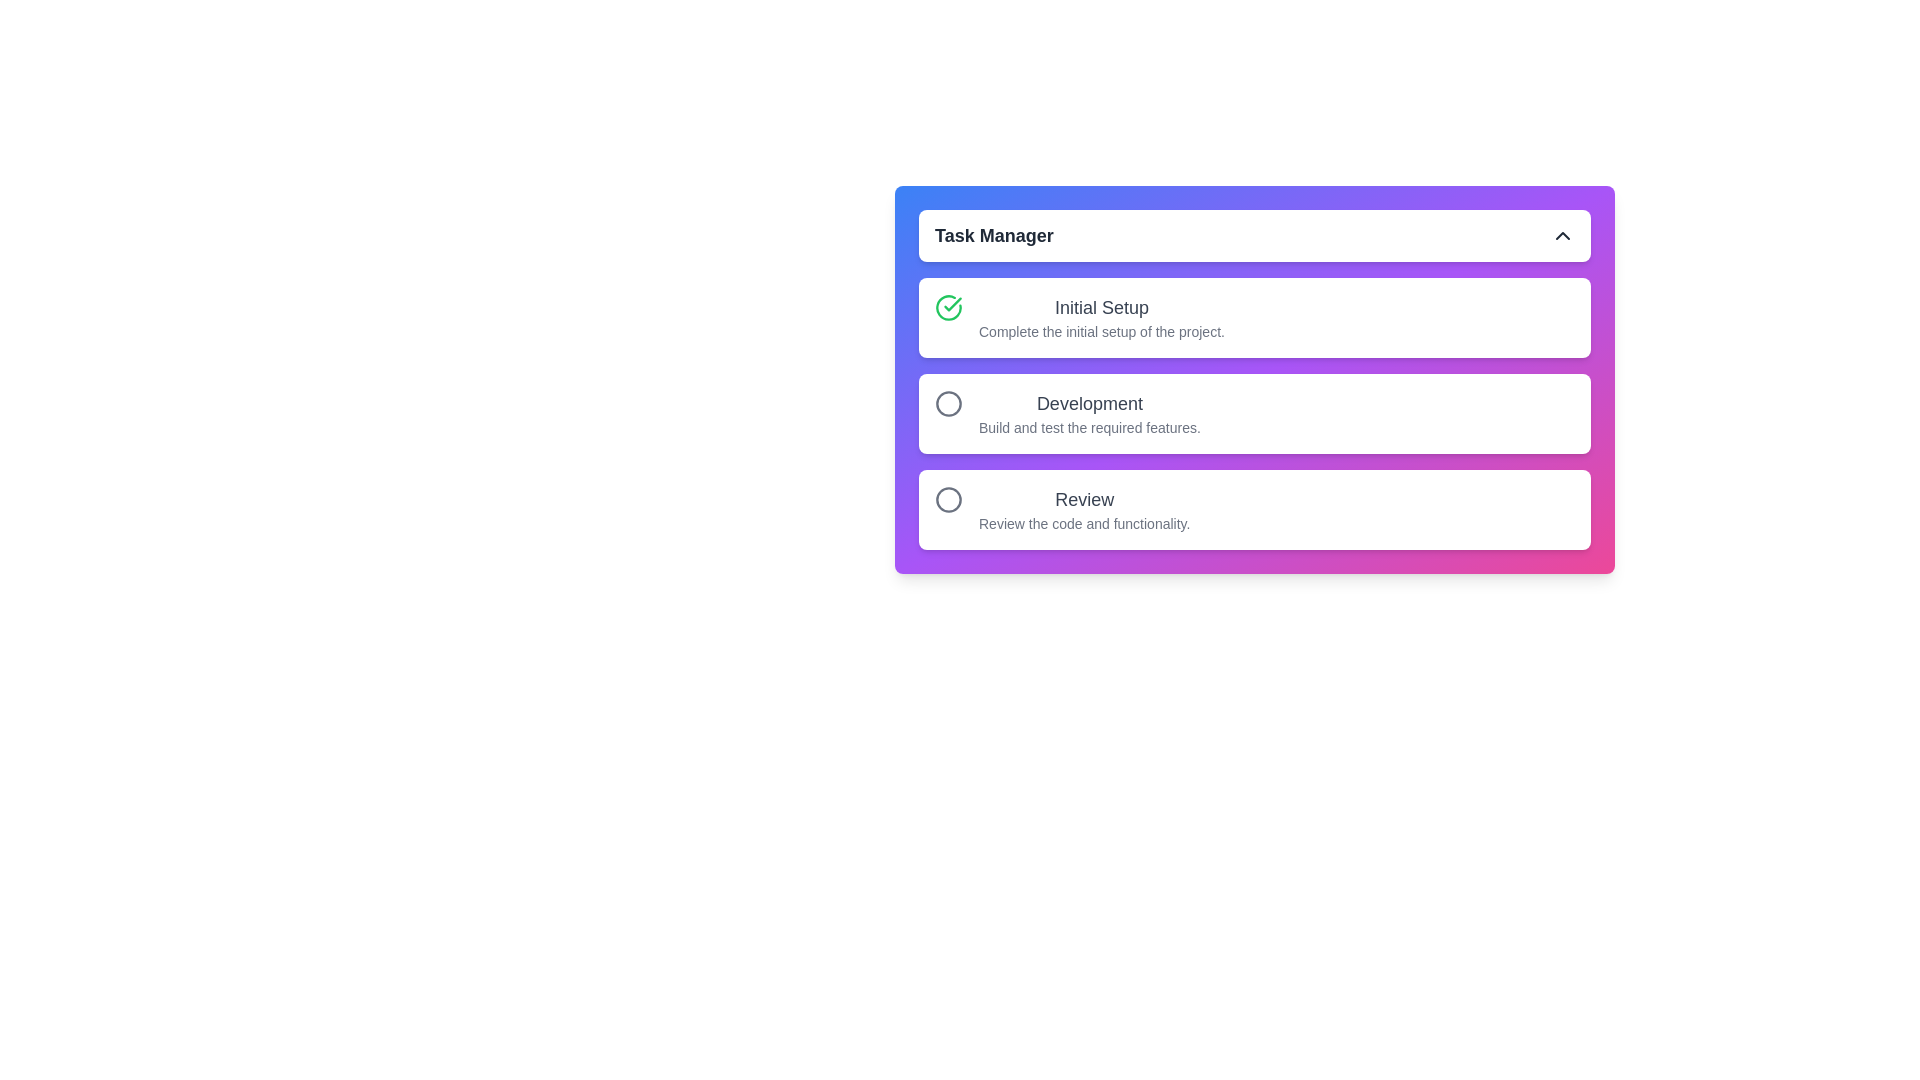 The width and height of the screenshot is (1920, 1080). Describe the element at coordinates (1083, 508) in the screenshot. I see `the description text of the task 'Review' to inspect its details` at that location.